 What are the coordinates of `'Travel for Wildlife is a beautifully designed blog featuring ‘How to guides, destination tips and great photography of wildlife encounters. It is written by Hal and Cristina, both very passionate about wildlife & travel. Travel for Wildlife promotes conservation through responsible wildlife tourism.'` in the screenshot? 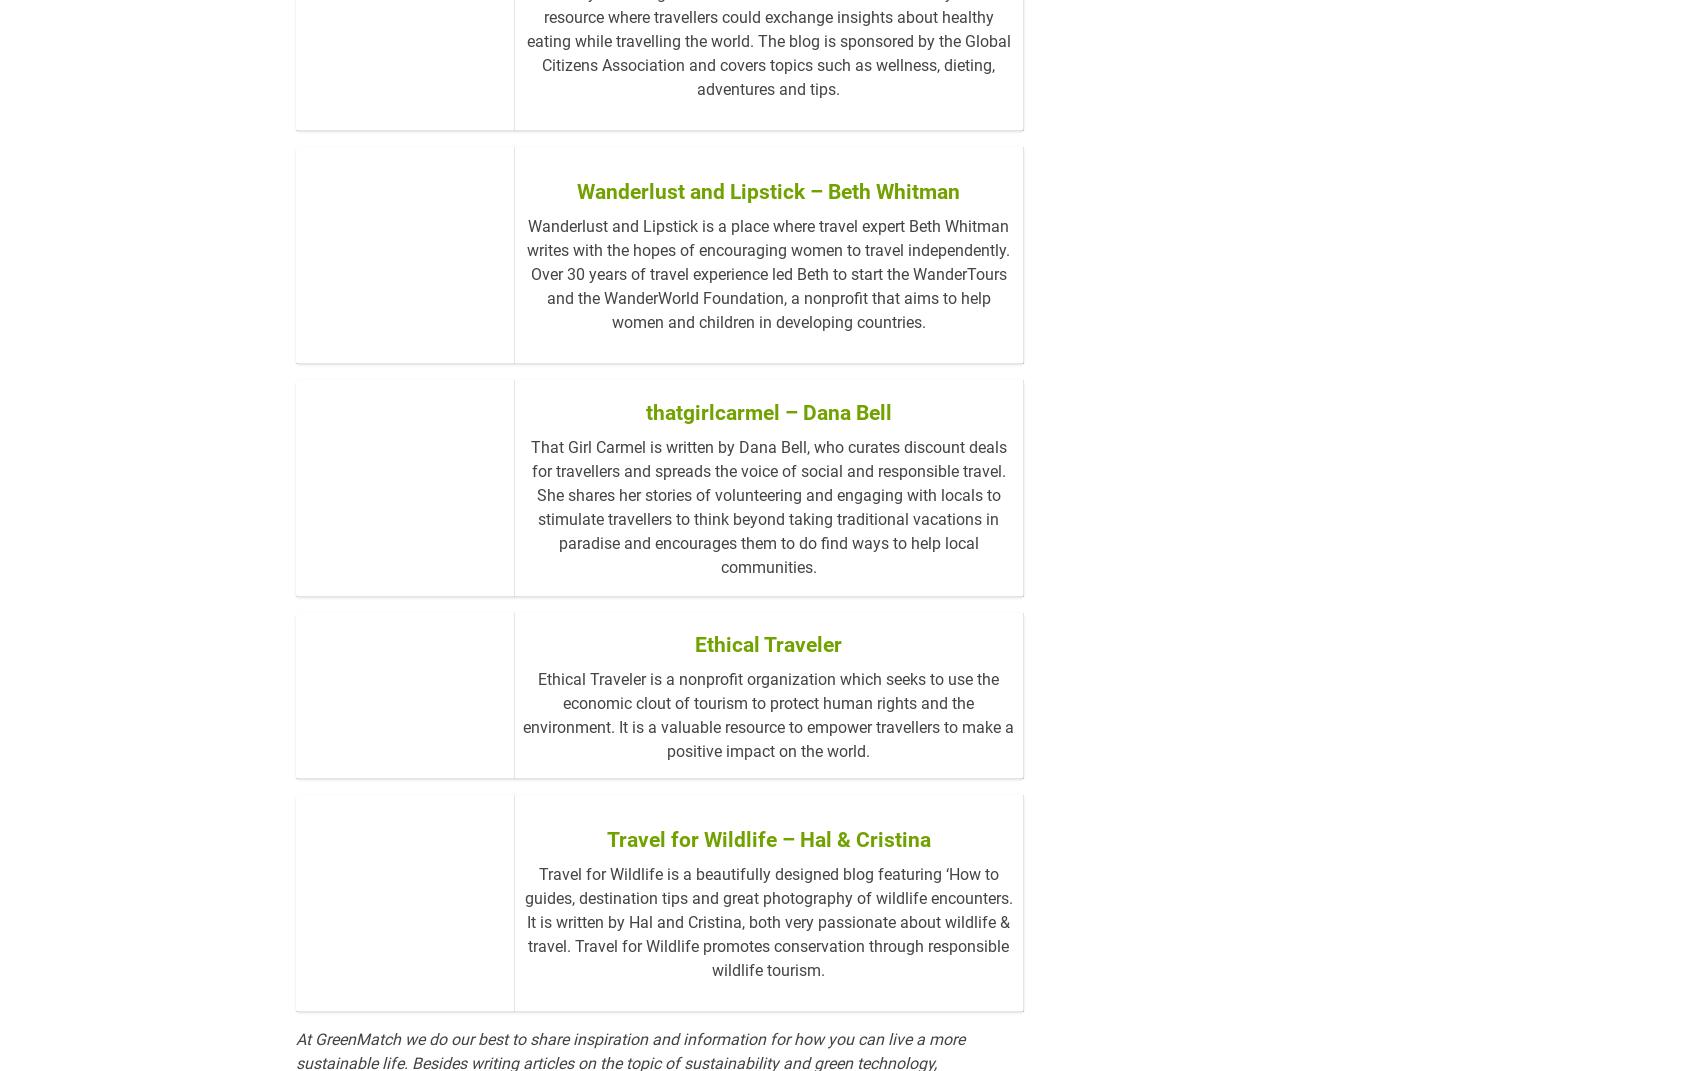 It's located at (767, 1002).